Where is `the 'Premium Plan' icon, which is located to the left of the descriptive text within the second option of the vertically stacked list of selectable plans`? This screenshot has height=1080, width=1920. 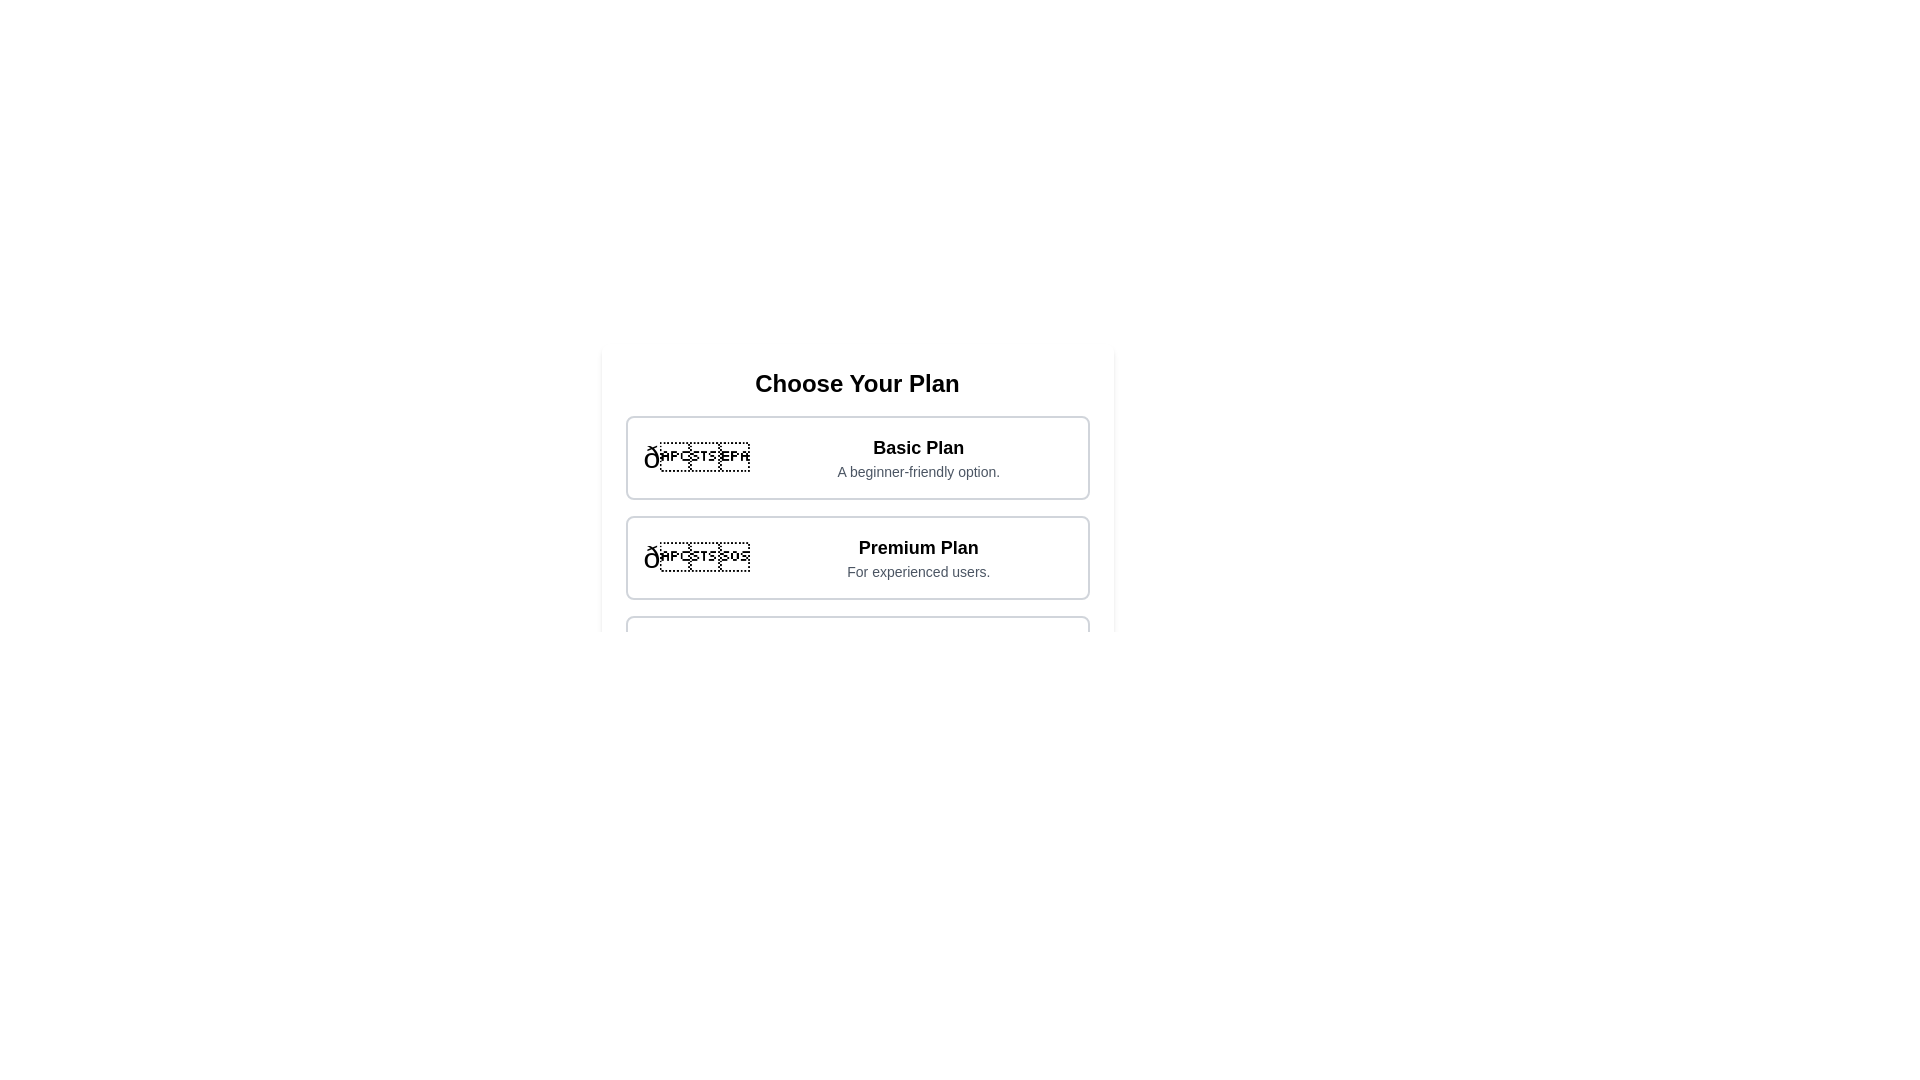 the 'Premium Plan' icon, which is located to the left of the descriptive text within the second option of the vertically stacked list of selectable plans is located at coordinates (696, 558).